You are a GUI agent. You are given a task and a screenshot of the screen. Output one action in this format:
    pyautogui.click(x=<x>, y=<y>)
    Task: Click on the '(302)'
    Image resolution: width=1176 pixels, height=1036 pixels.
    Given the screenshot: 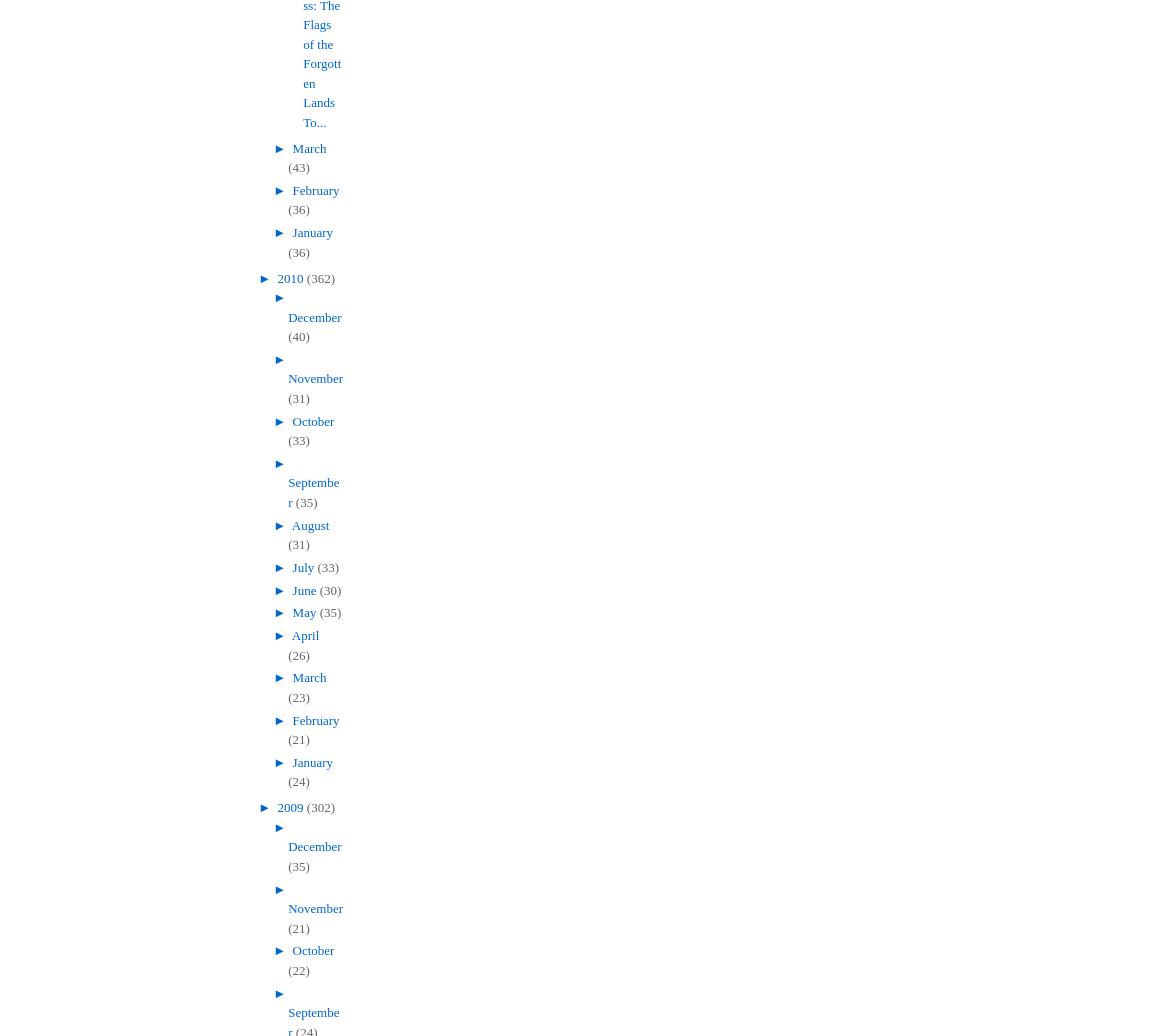 What is the action you would take?
    pyautogui.click(x=305, y=807)
    